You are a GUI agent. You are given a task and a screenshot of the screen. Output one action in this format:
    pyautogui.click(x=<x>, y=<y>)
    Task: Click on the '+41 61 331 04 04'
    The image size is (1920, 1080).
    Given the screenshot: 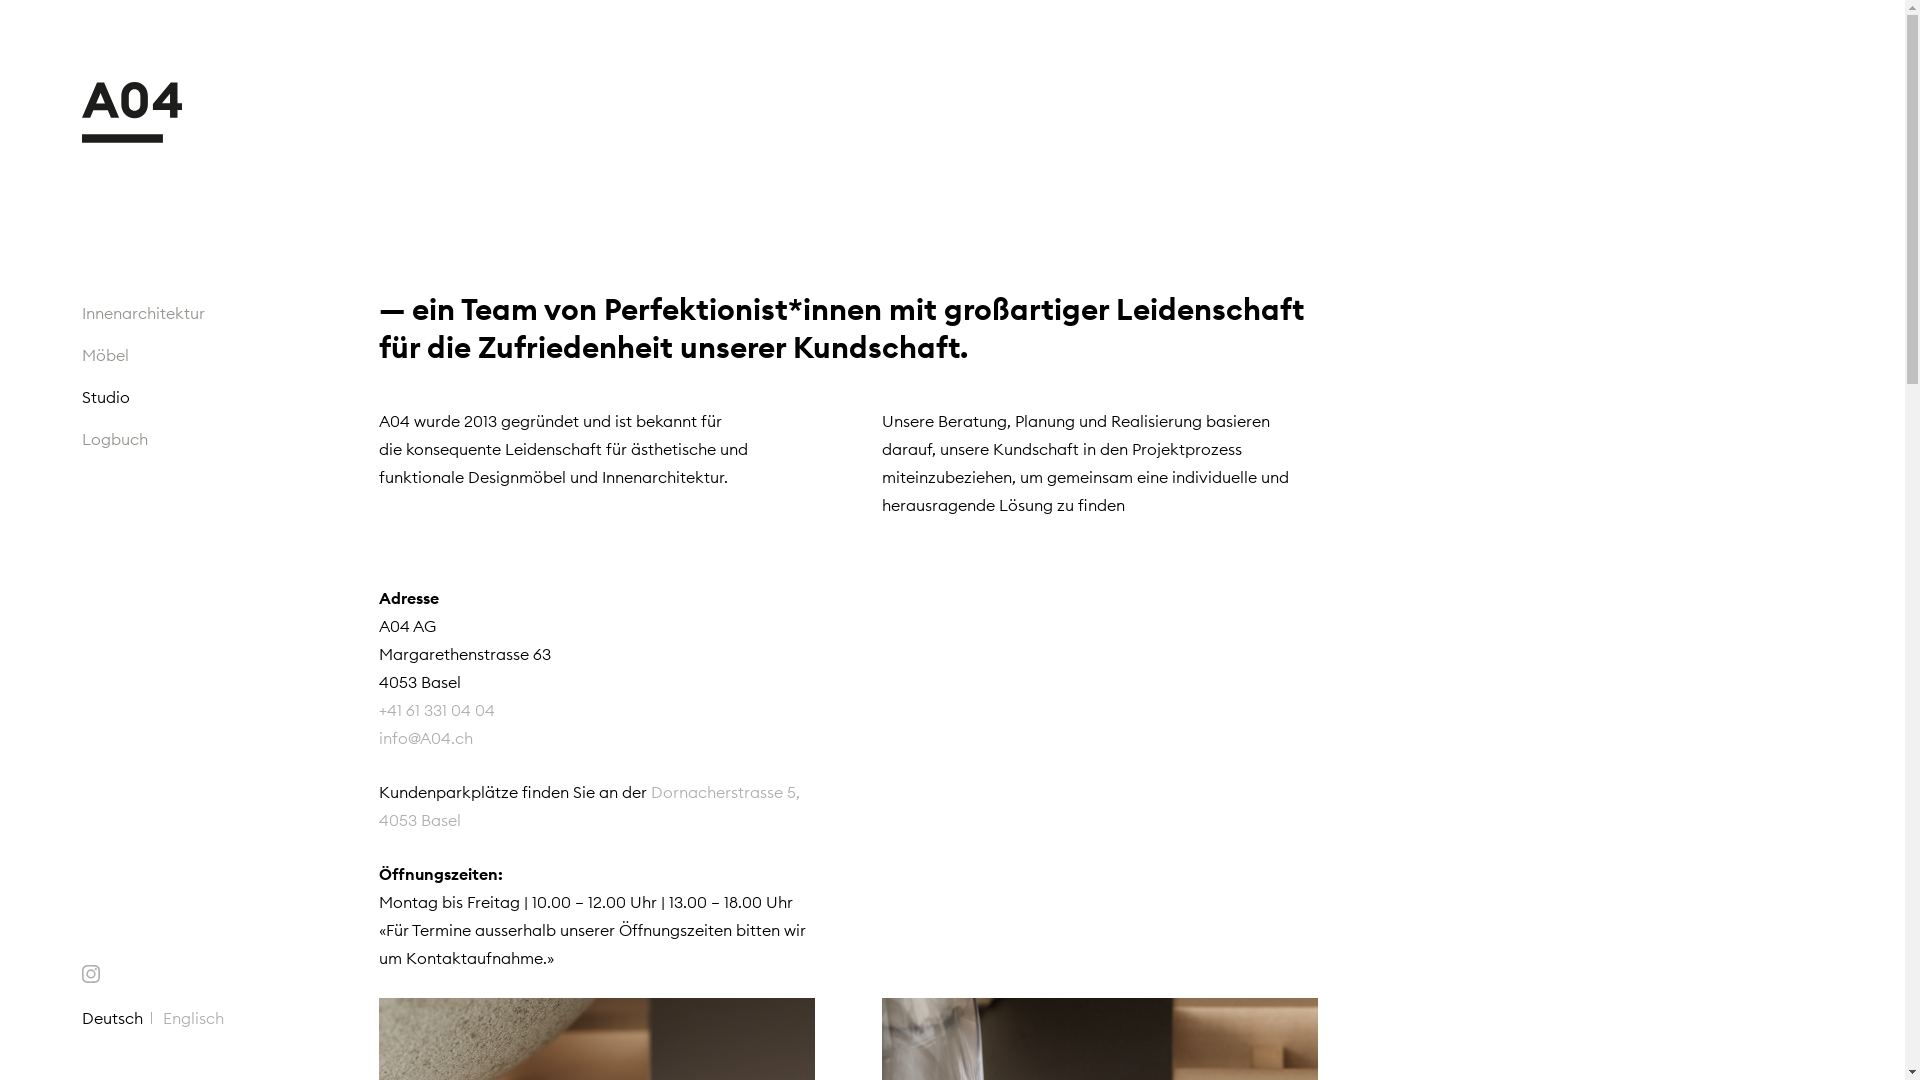 What is the action you would take?
    pyautogui.click(x=435, y=724)
    